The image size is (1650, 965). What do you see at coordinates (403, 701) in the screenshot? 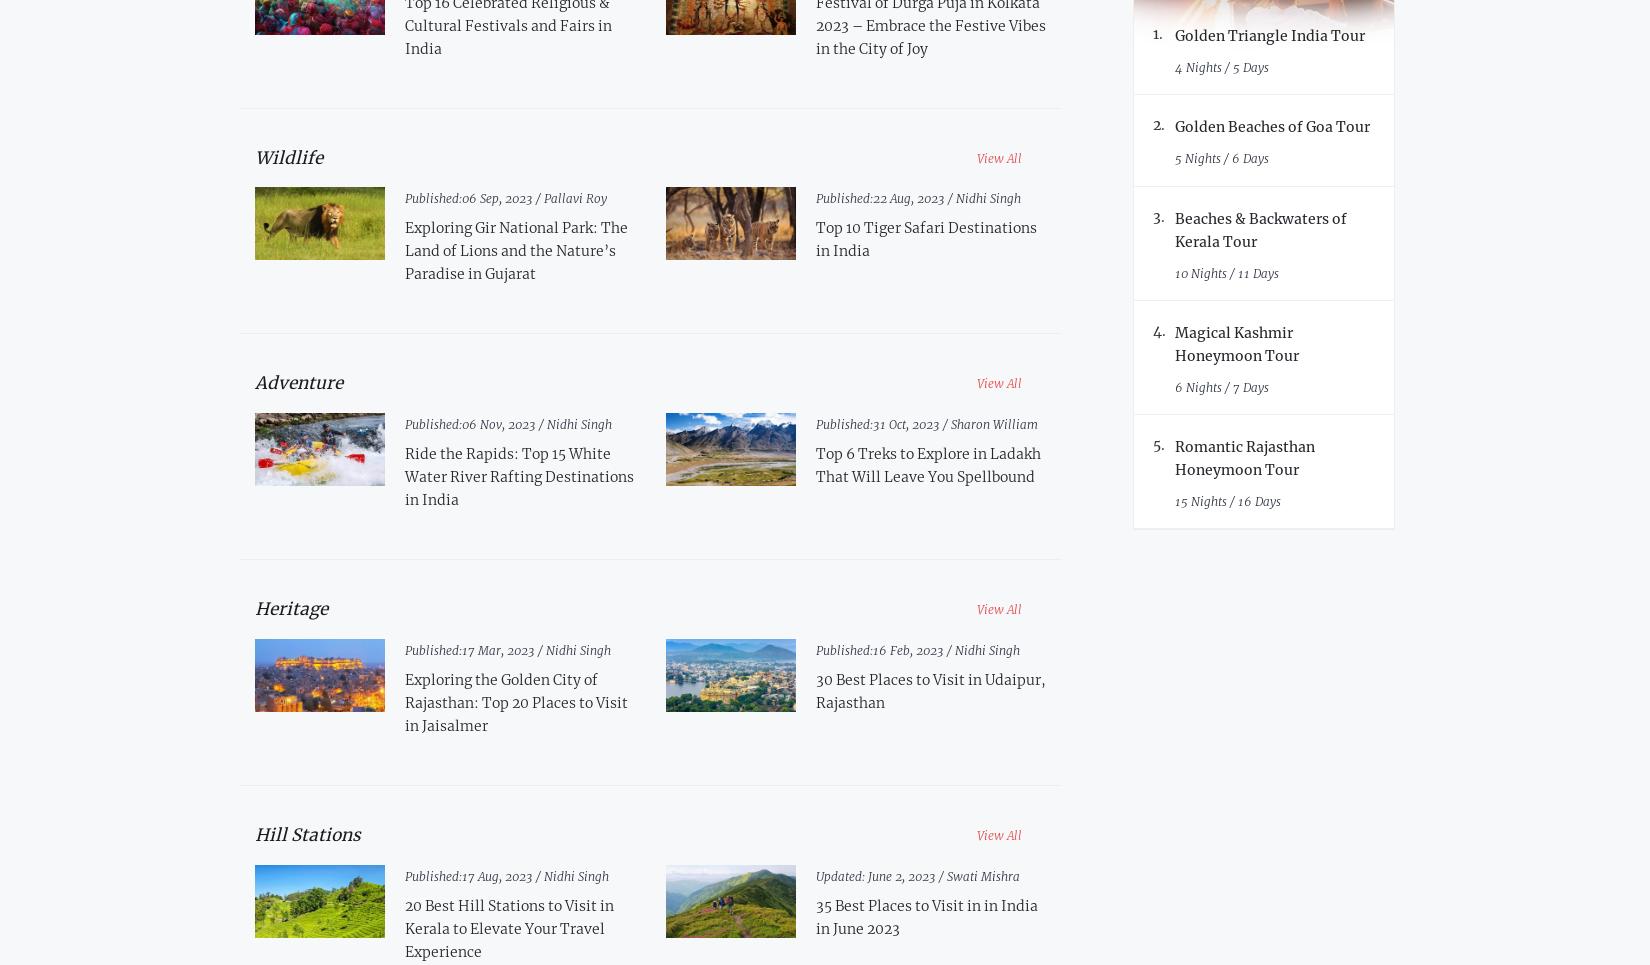
I see `'Exploring the Golden City of Rajasthan: Top 20 Places to Visit in Jaisalmer'` at bounding box center [403, 701].